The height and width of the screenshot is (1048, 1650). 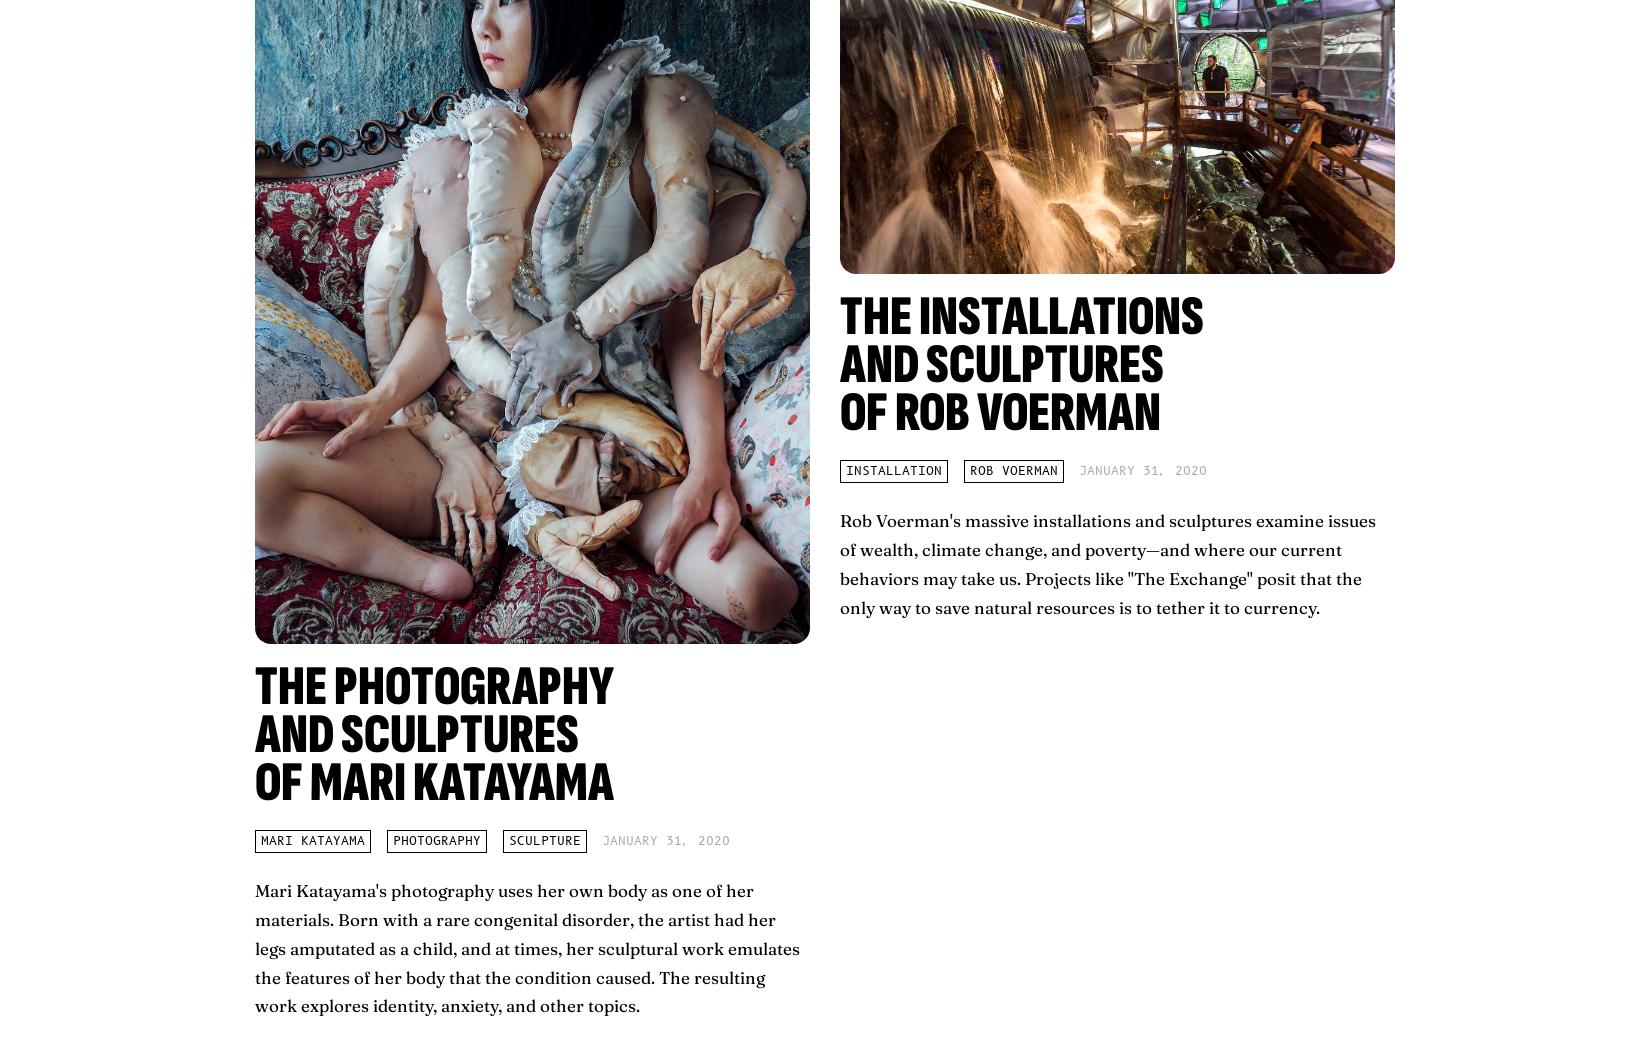 What do you see at coordinates (893, 470) in the screenshot?
I see `'installation'` at bounding box center [893, 470].